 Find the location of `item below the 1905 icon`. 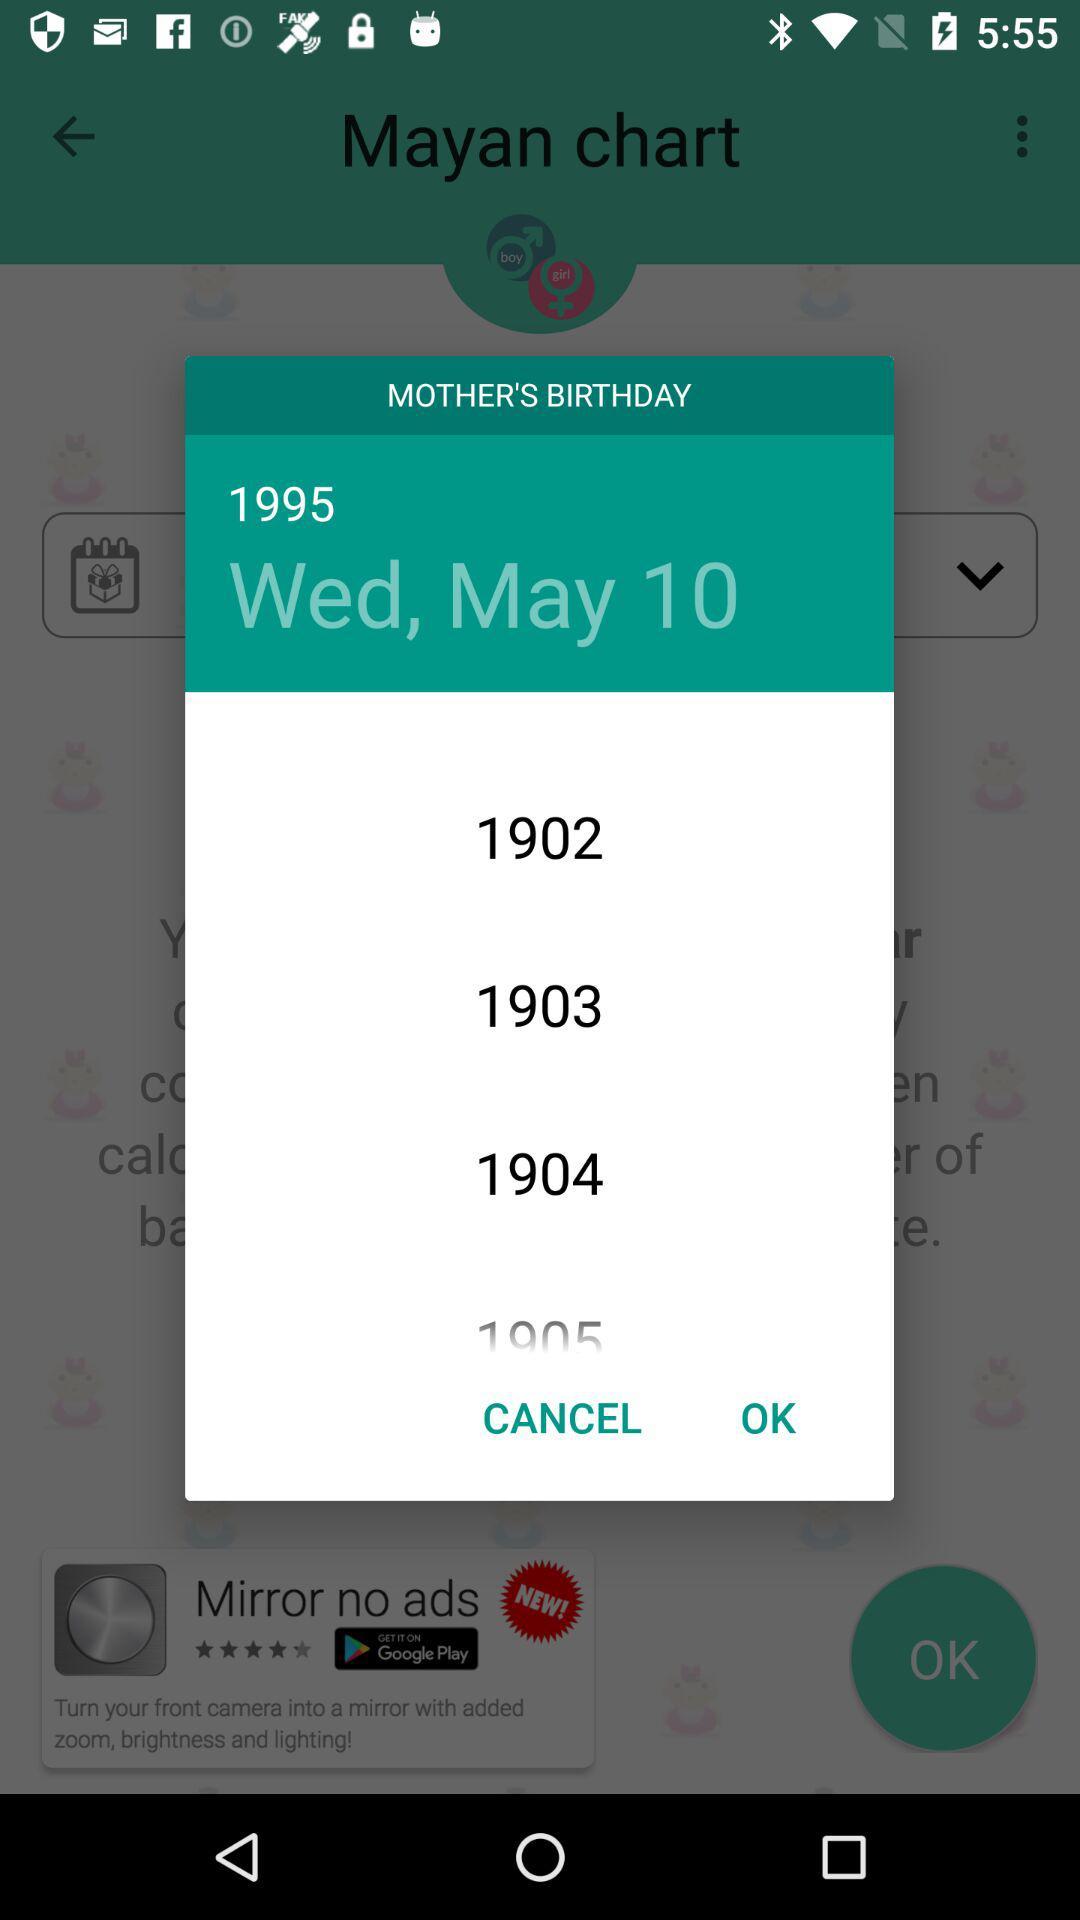

item below the 1905 icon is located at coordinates (766, 1415).